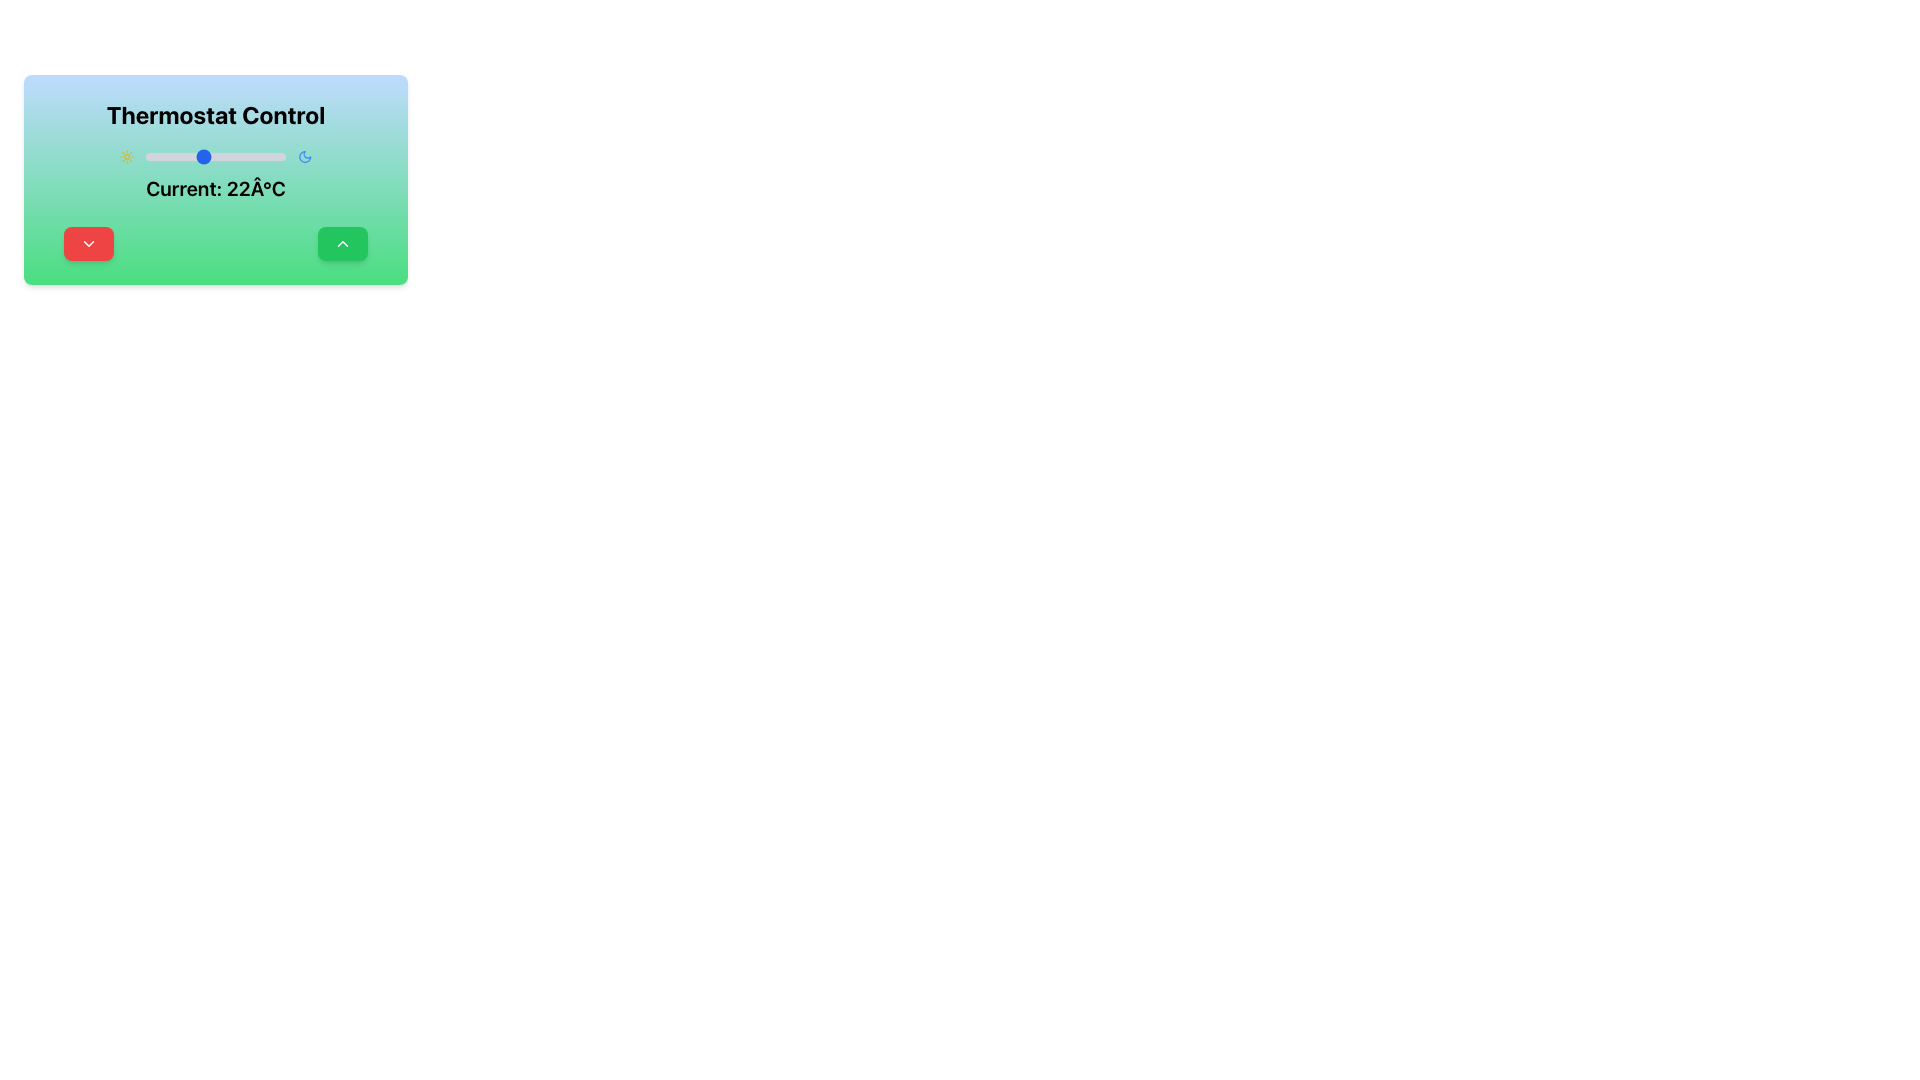 Image resolution: width=1920 pixels, height=1080 pixels. What do you see at coordinates (261, 156) in the screenshot?
I see `temperature` at bounding box center [261, 156].